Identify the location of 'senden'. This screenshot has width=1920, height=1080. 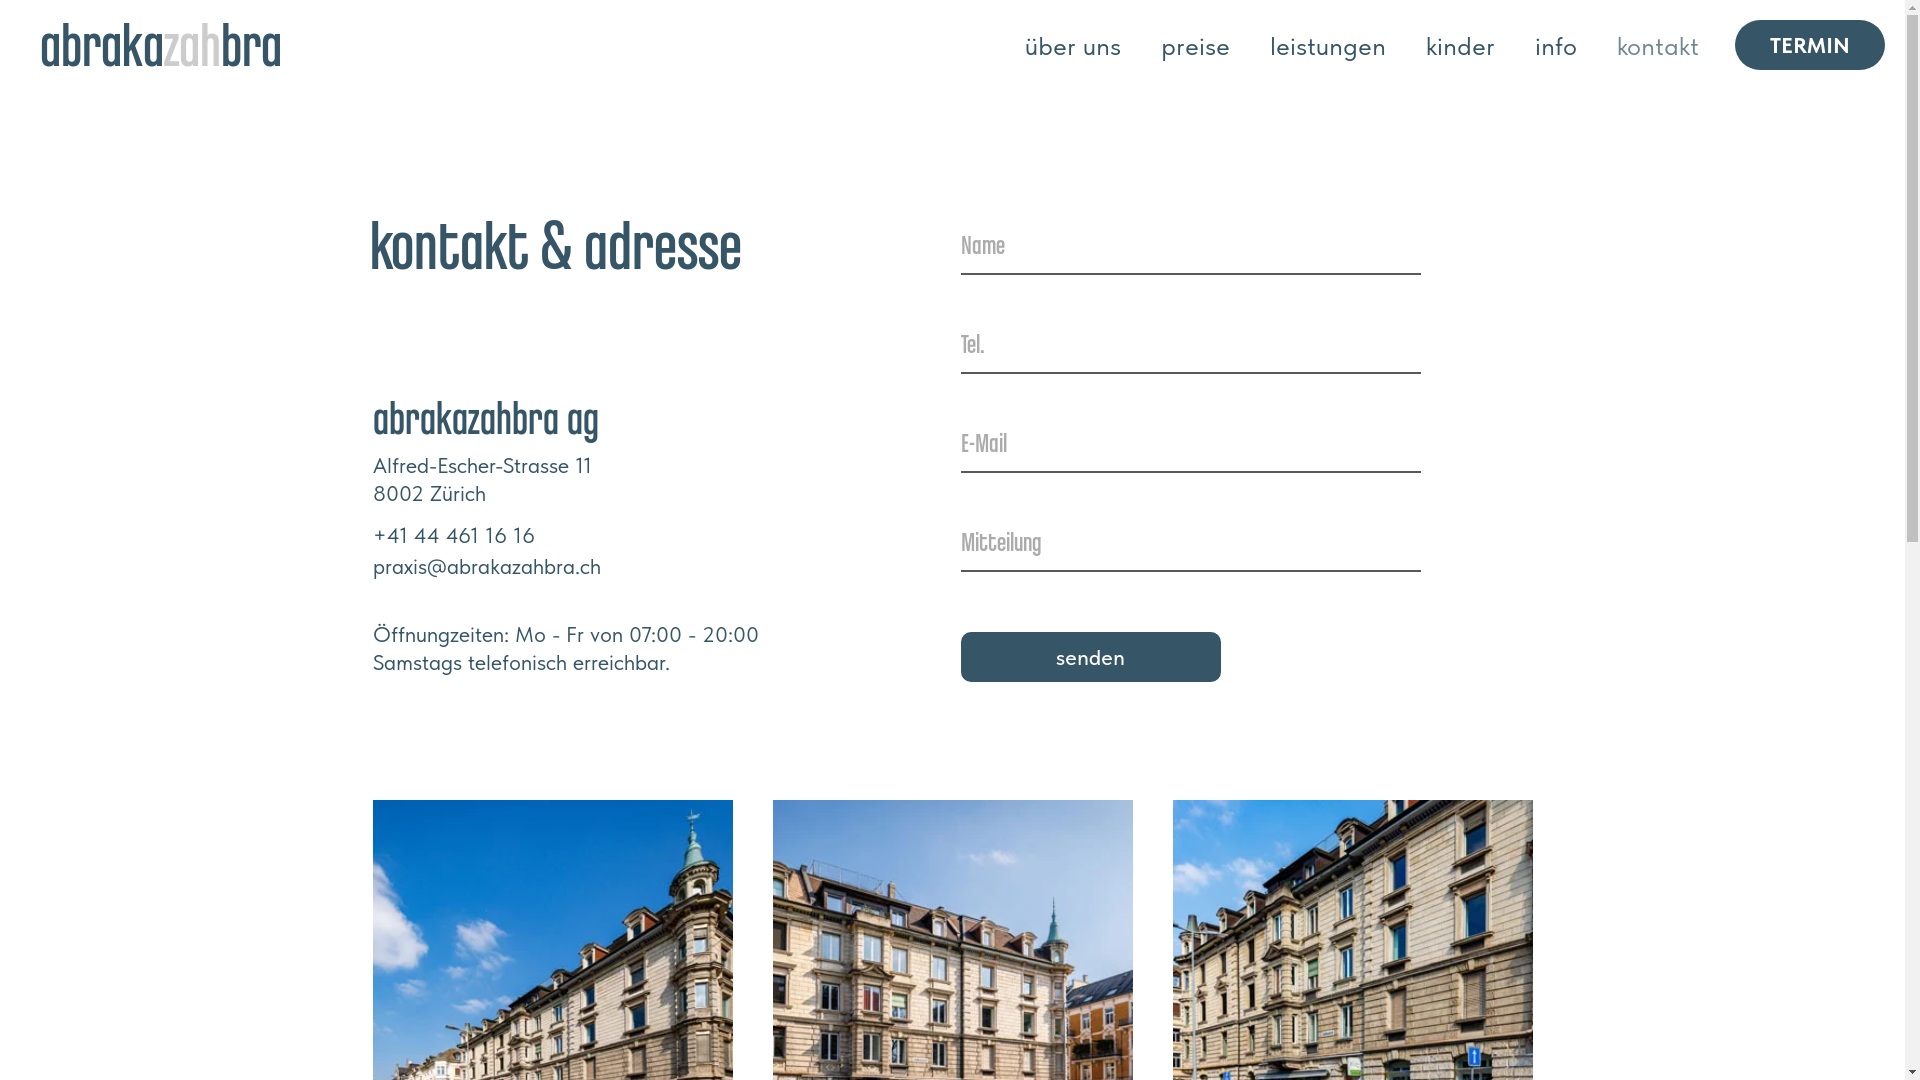
(1088, 656).